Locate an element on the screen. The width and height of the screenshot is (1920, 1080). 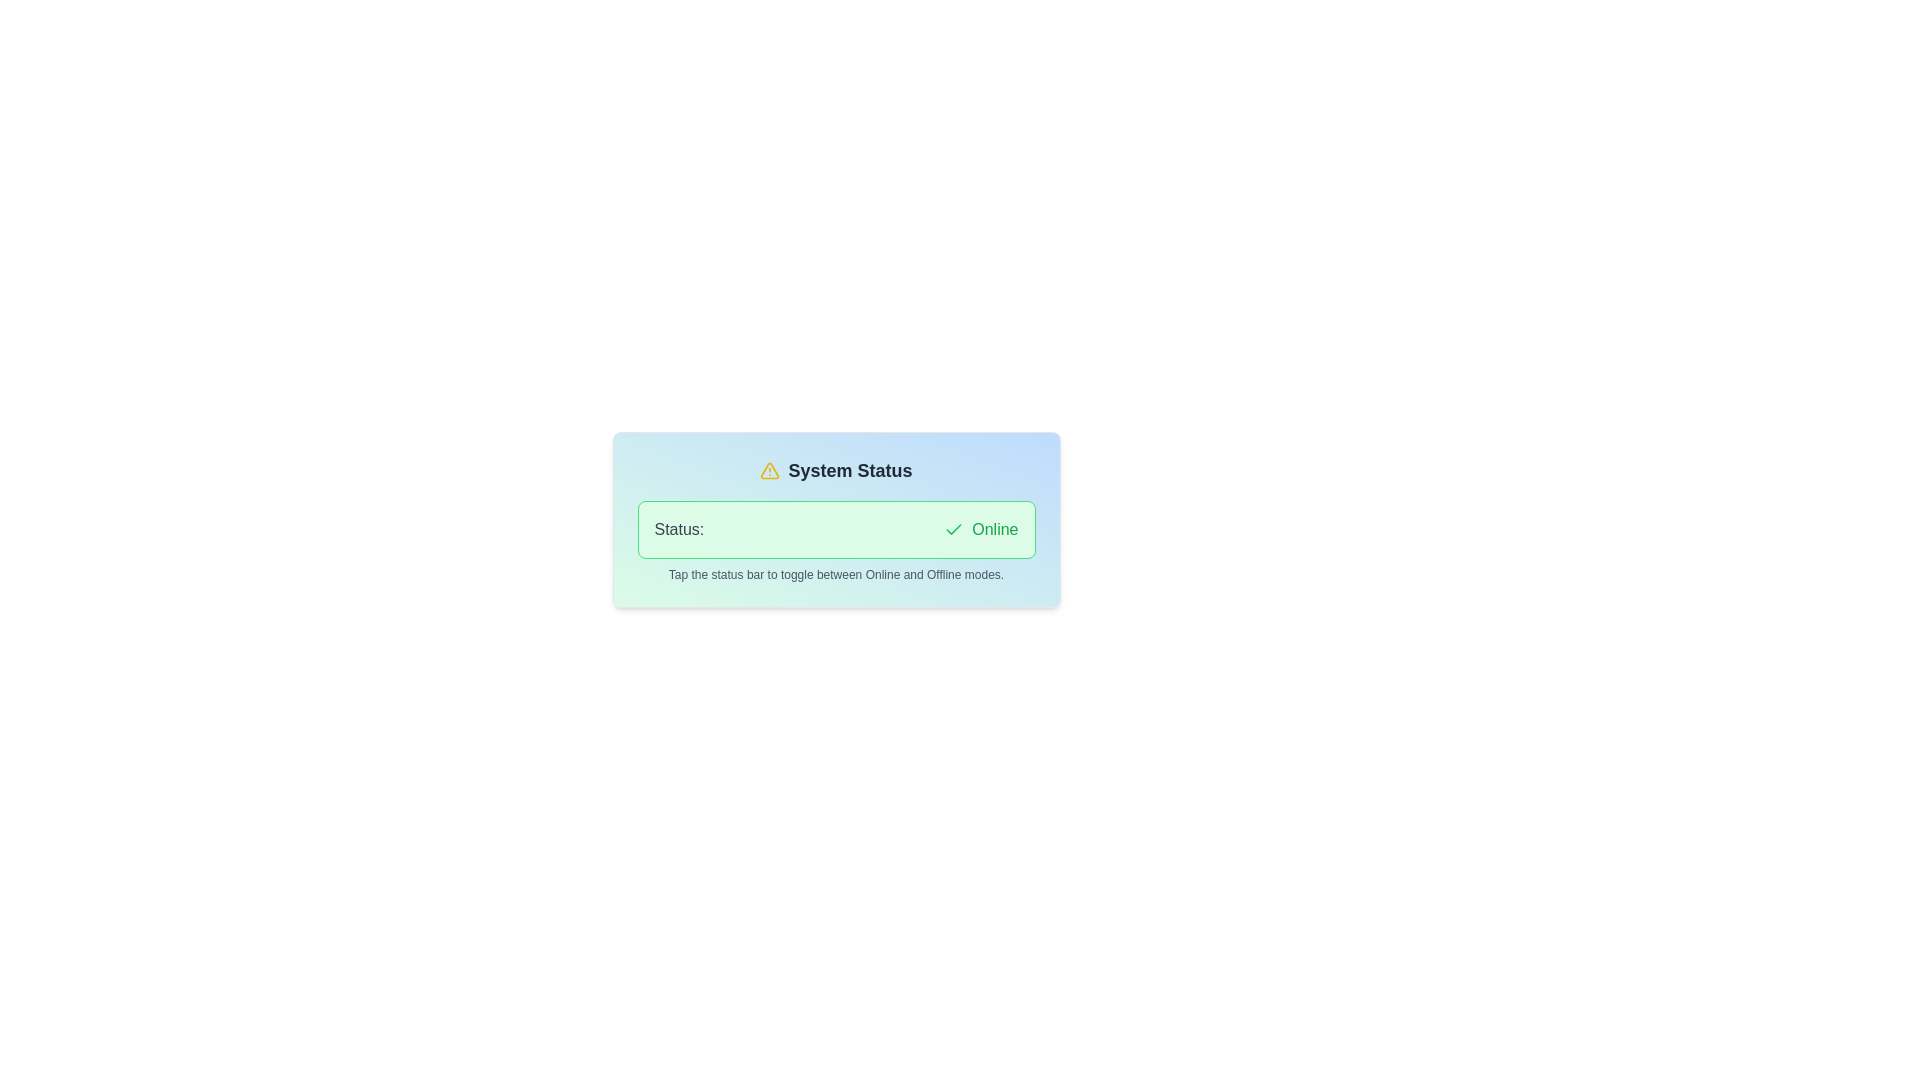
the light-gray text label instruction located below the 'Status: Online' indicator within the gradient card interface is located at coordinates (836, 574).